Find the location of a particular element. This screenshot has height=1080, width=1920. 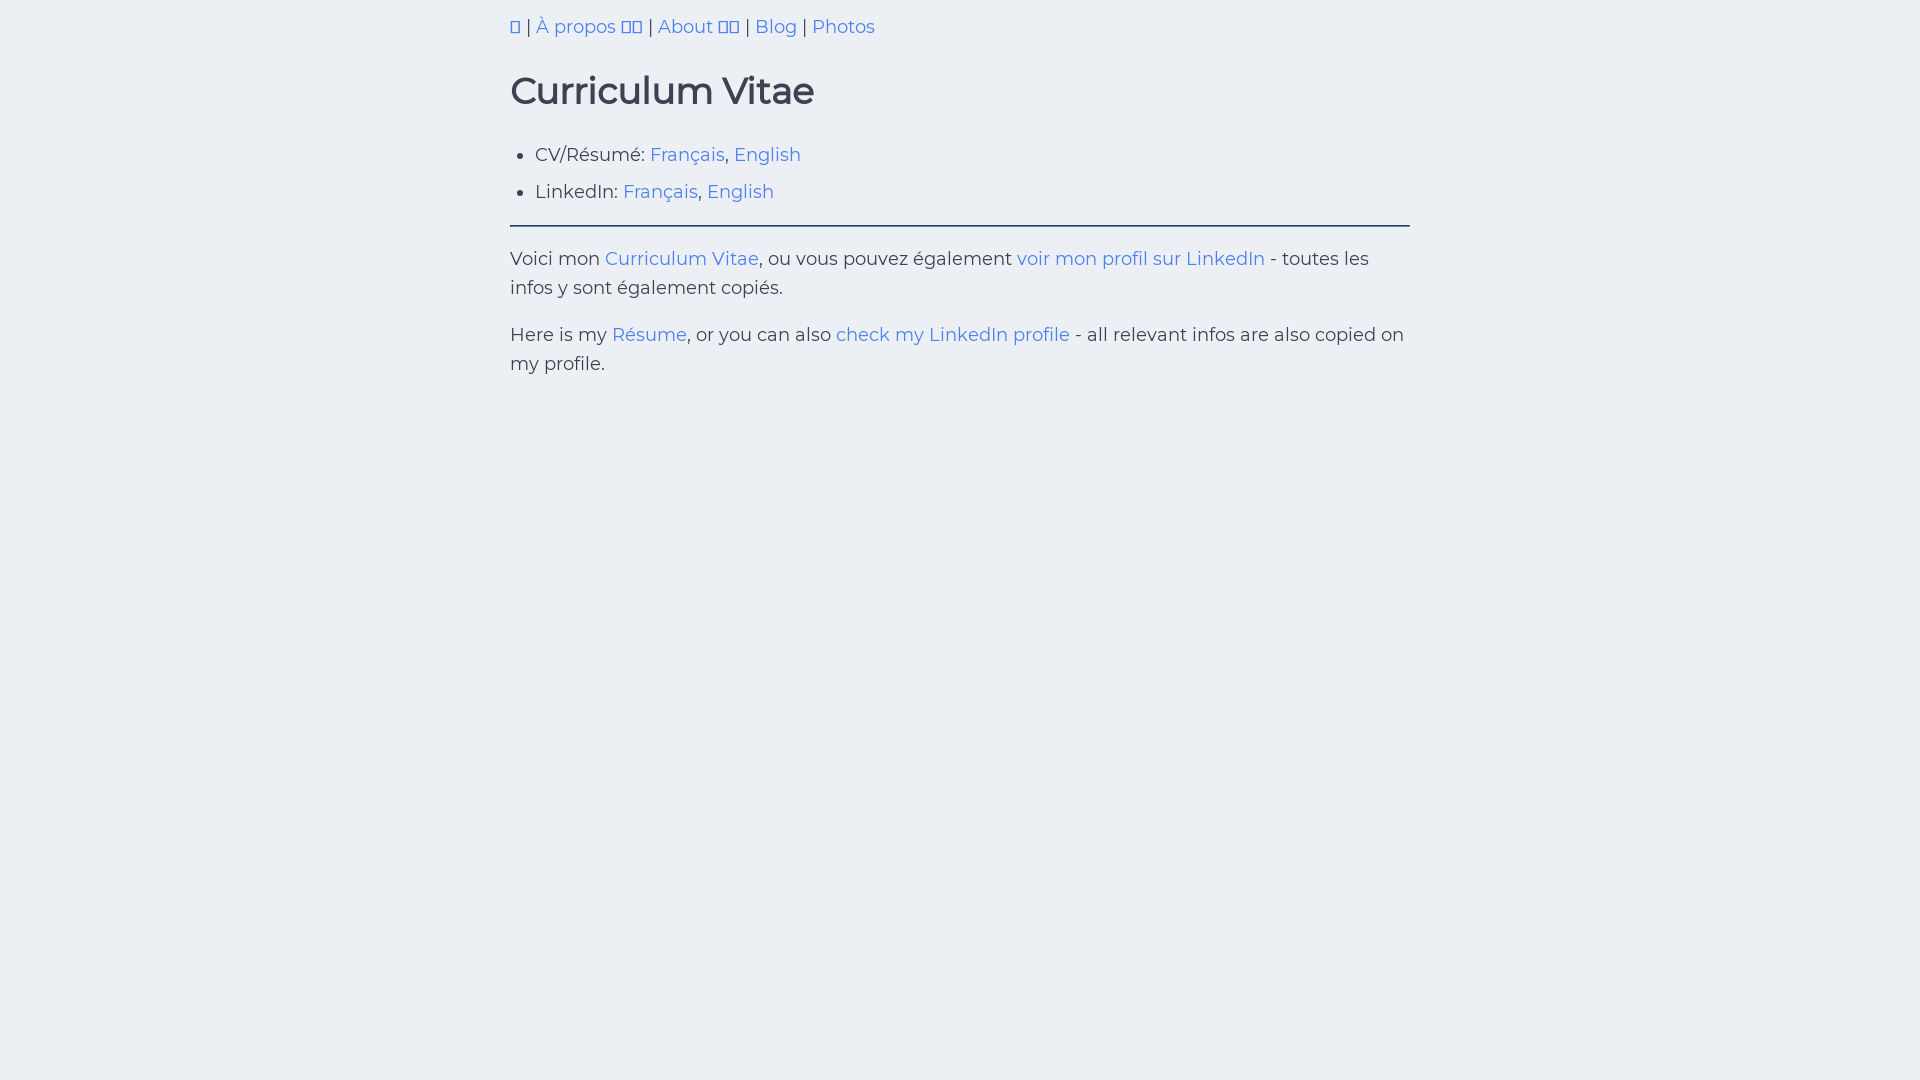

'Blog' is located at coordinates (753, 27).